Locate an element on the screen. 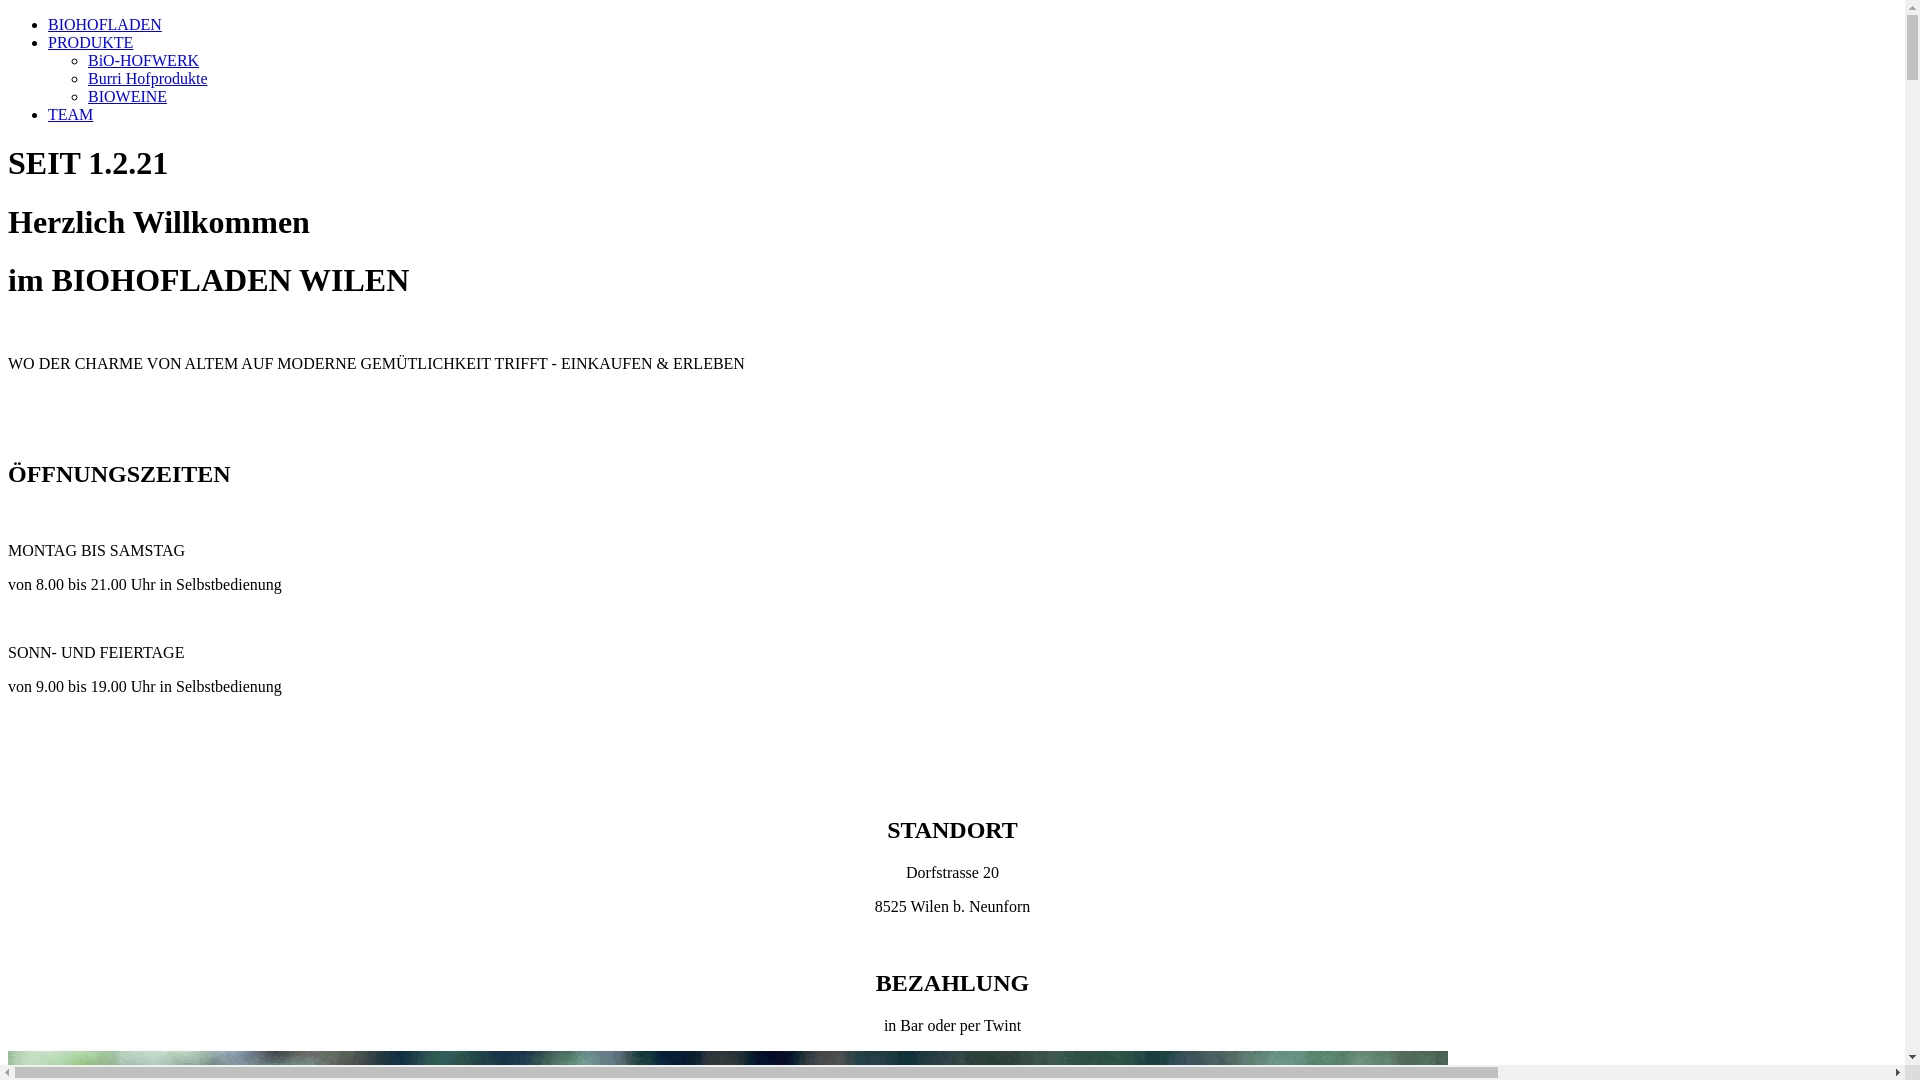  'Burri Hofprodukte' is located at coordinates (86, 77).